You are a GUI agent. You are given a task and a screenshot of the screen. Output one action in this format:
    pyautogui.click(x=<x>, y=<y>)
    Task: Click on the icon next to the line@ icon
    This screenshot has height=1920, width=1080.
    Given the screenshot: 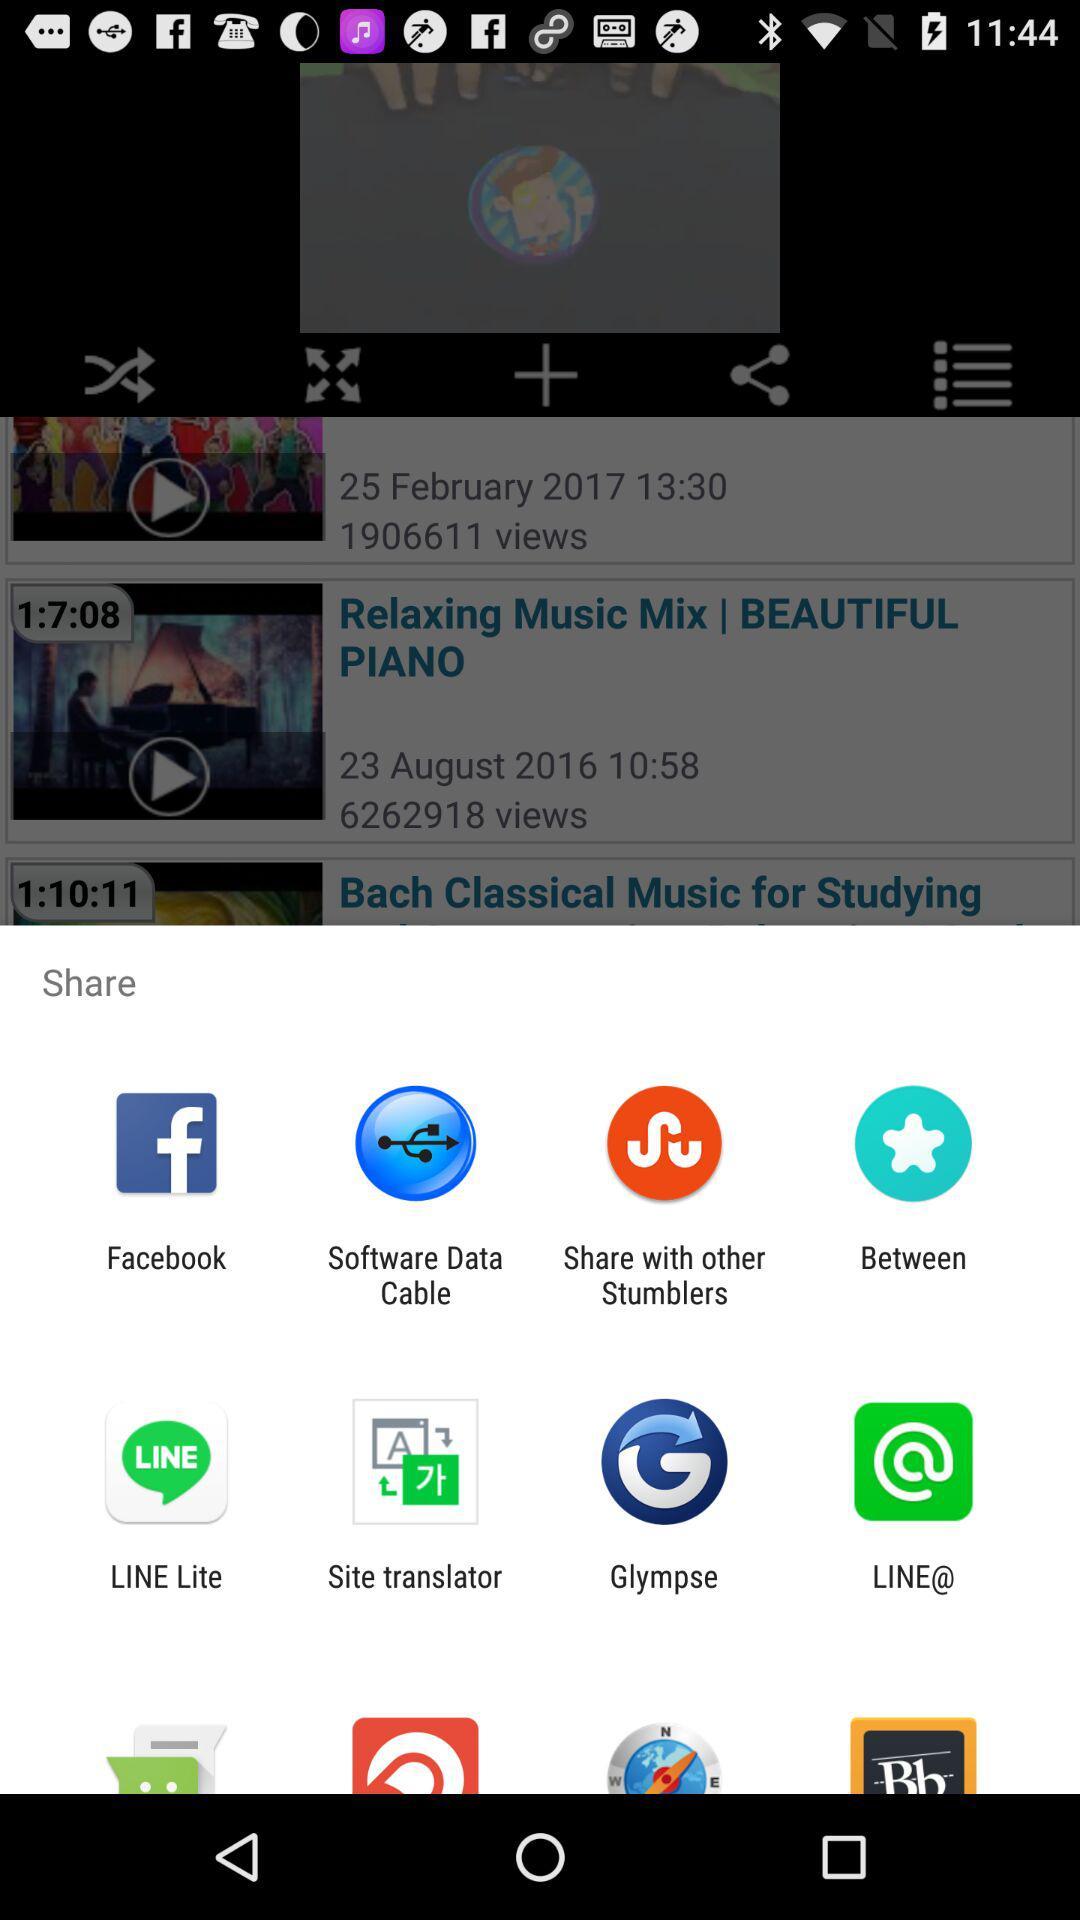 What is the action you would take?
    pyautogui.click(x=664, y=1592)
    